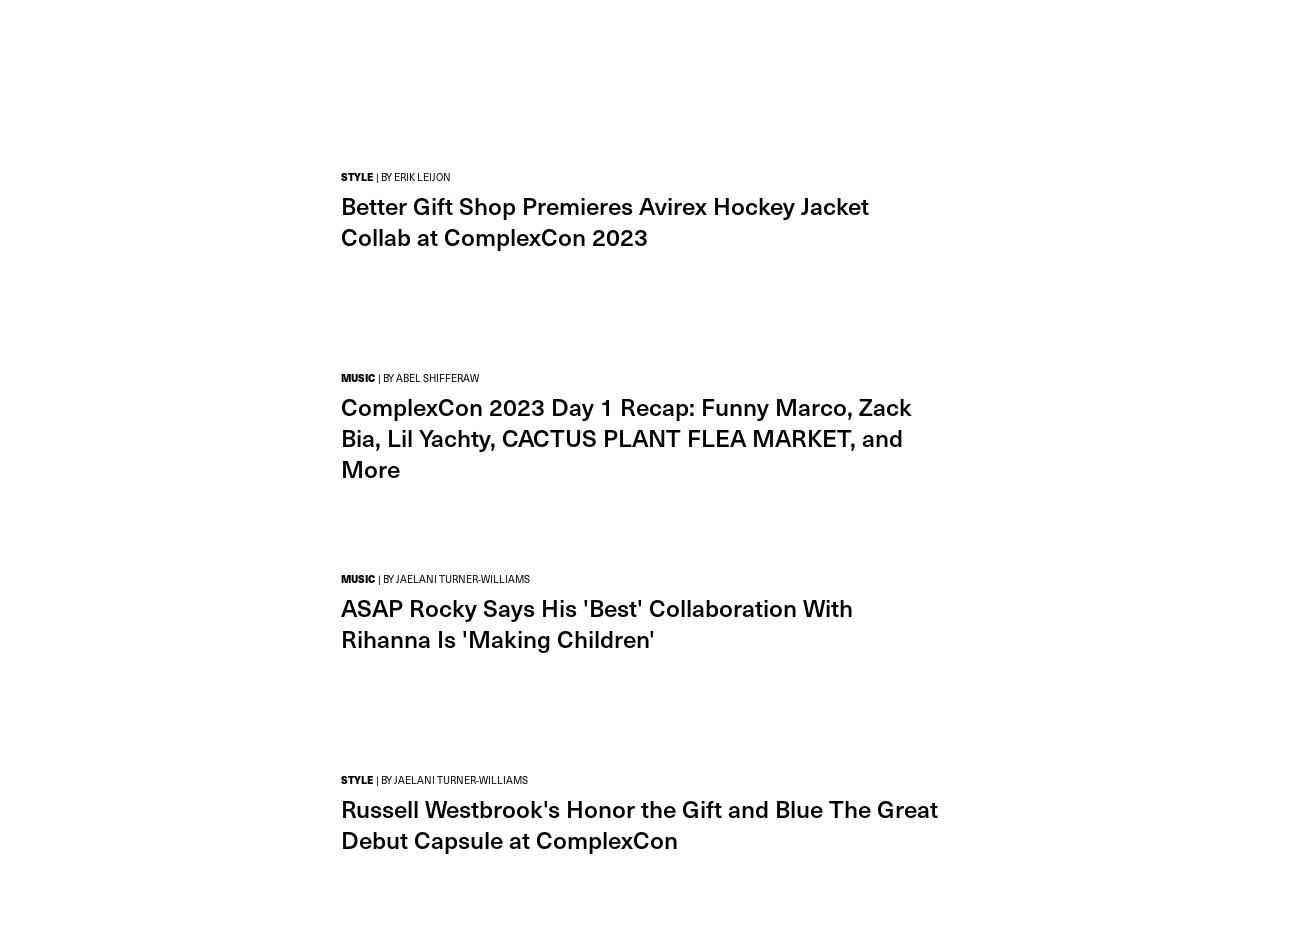 Image resolution: width=1300 pixels, height=929 pixels. What do you see at coordinates (394, 176) in the screenshot?
I see `'ERIK LEIJON'` at bounding box center [394, 176].